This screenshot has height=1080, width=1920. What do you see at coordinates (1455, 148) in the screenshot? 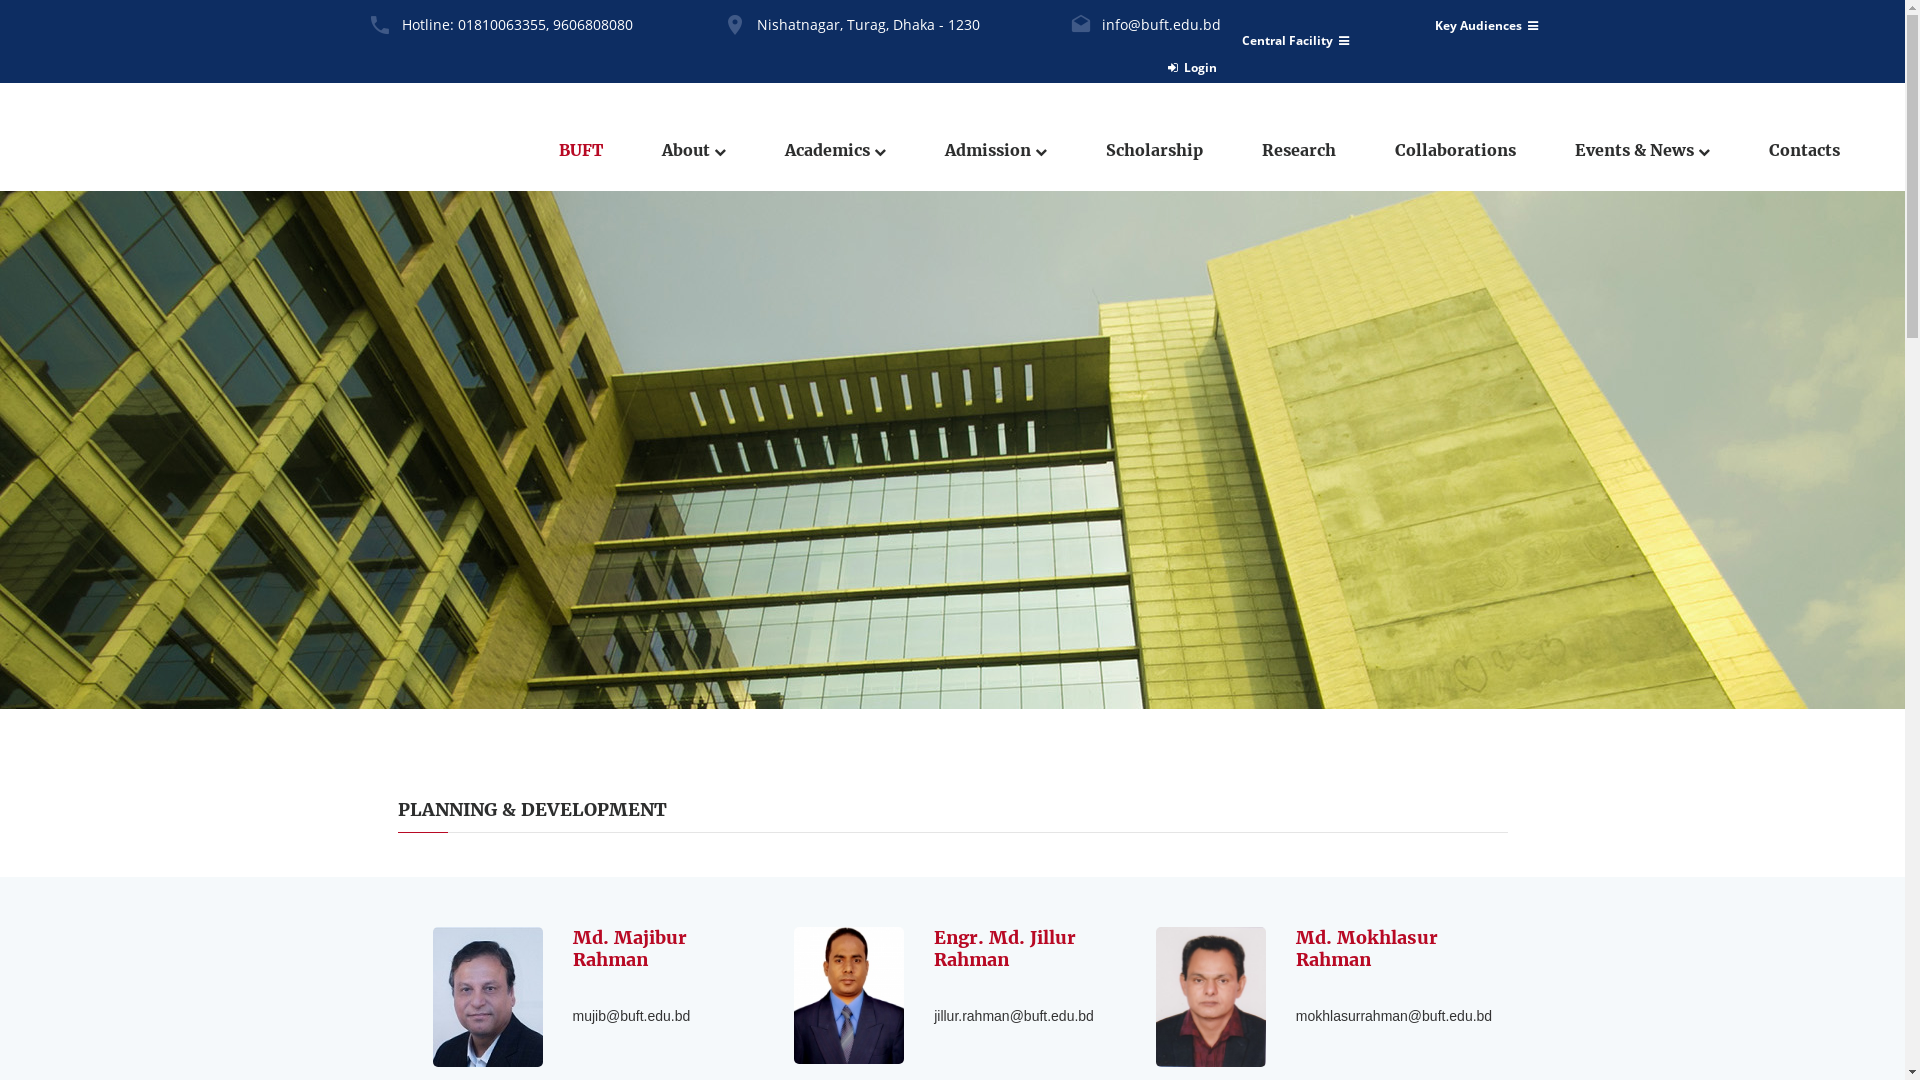
I see `'Collaborations'` at bounding box center [1455, 148].